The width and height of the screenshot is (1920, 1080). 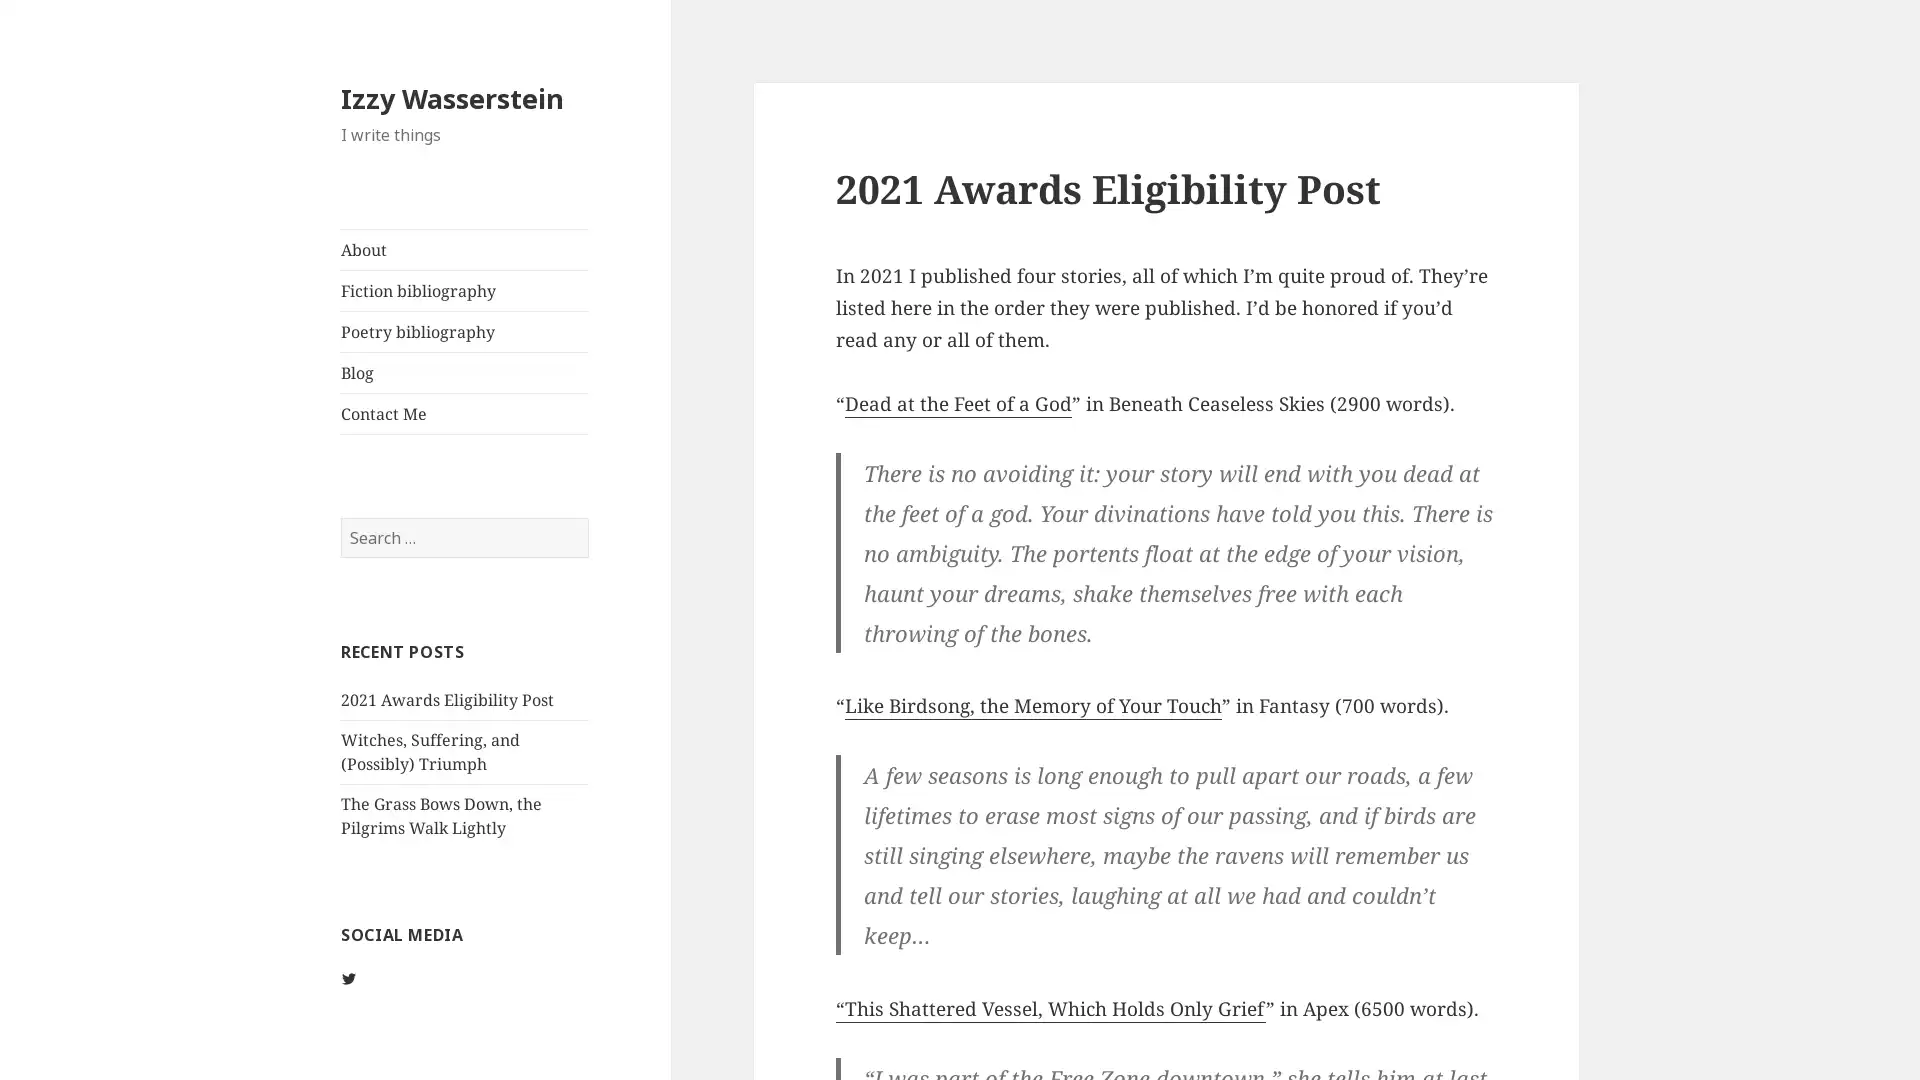 I want to click on Search, so click(x=586, y=515).